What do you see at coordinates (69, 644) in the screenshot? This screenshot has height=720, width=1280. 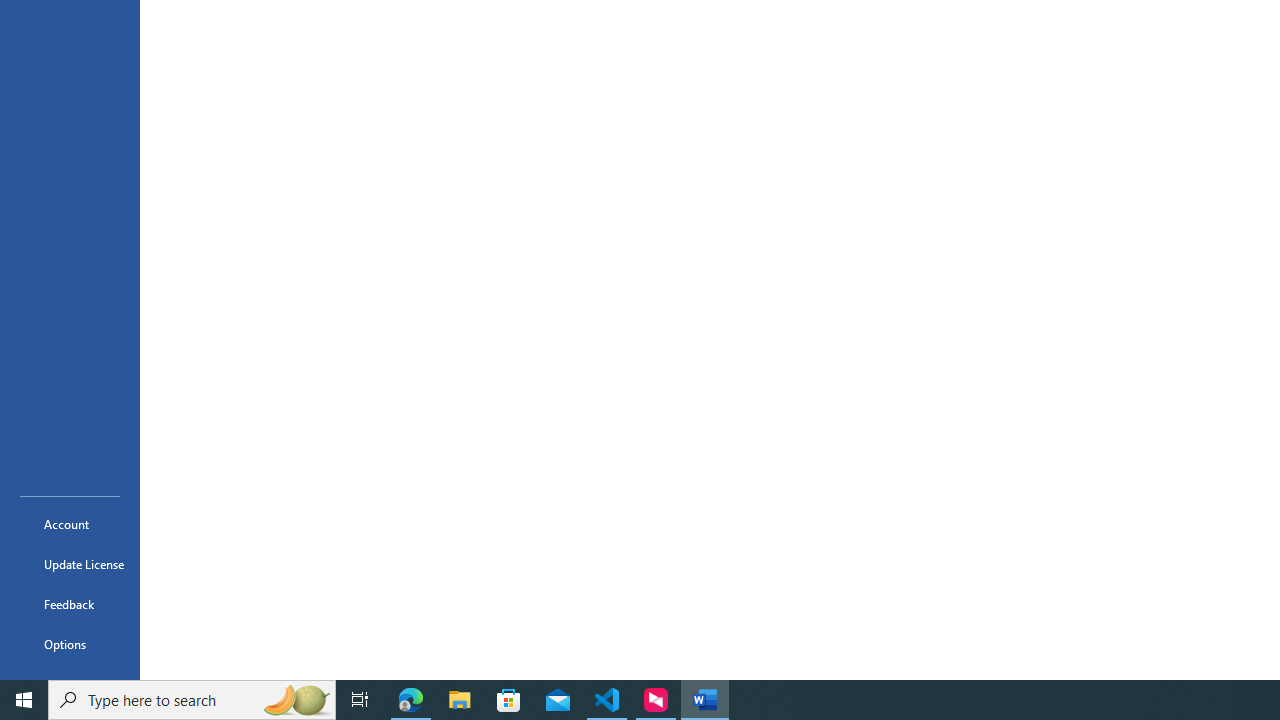 I see `'Options'` at bounding box center [69, 644].